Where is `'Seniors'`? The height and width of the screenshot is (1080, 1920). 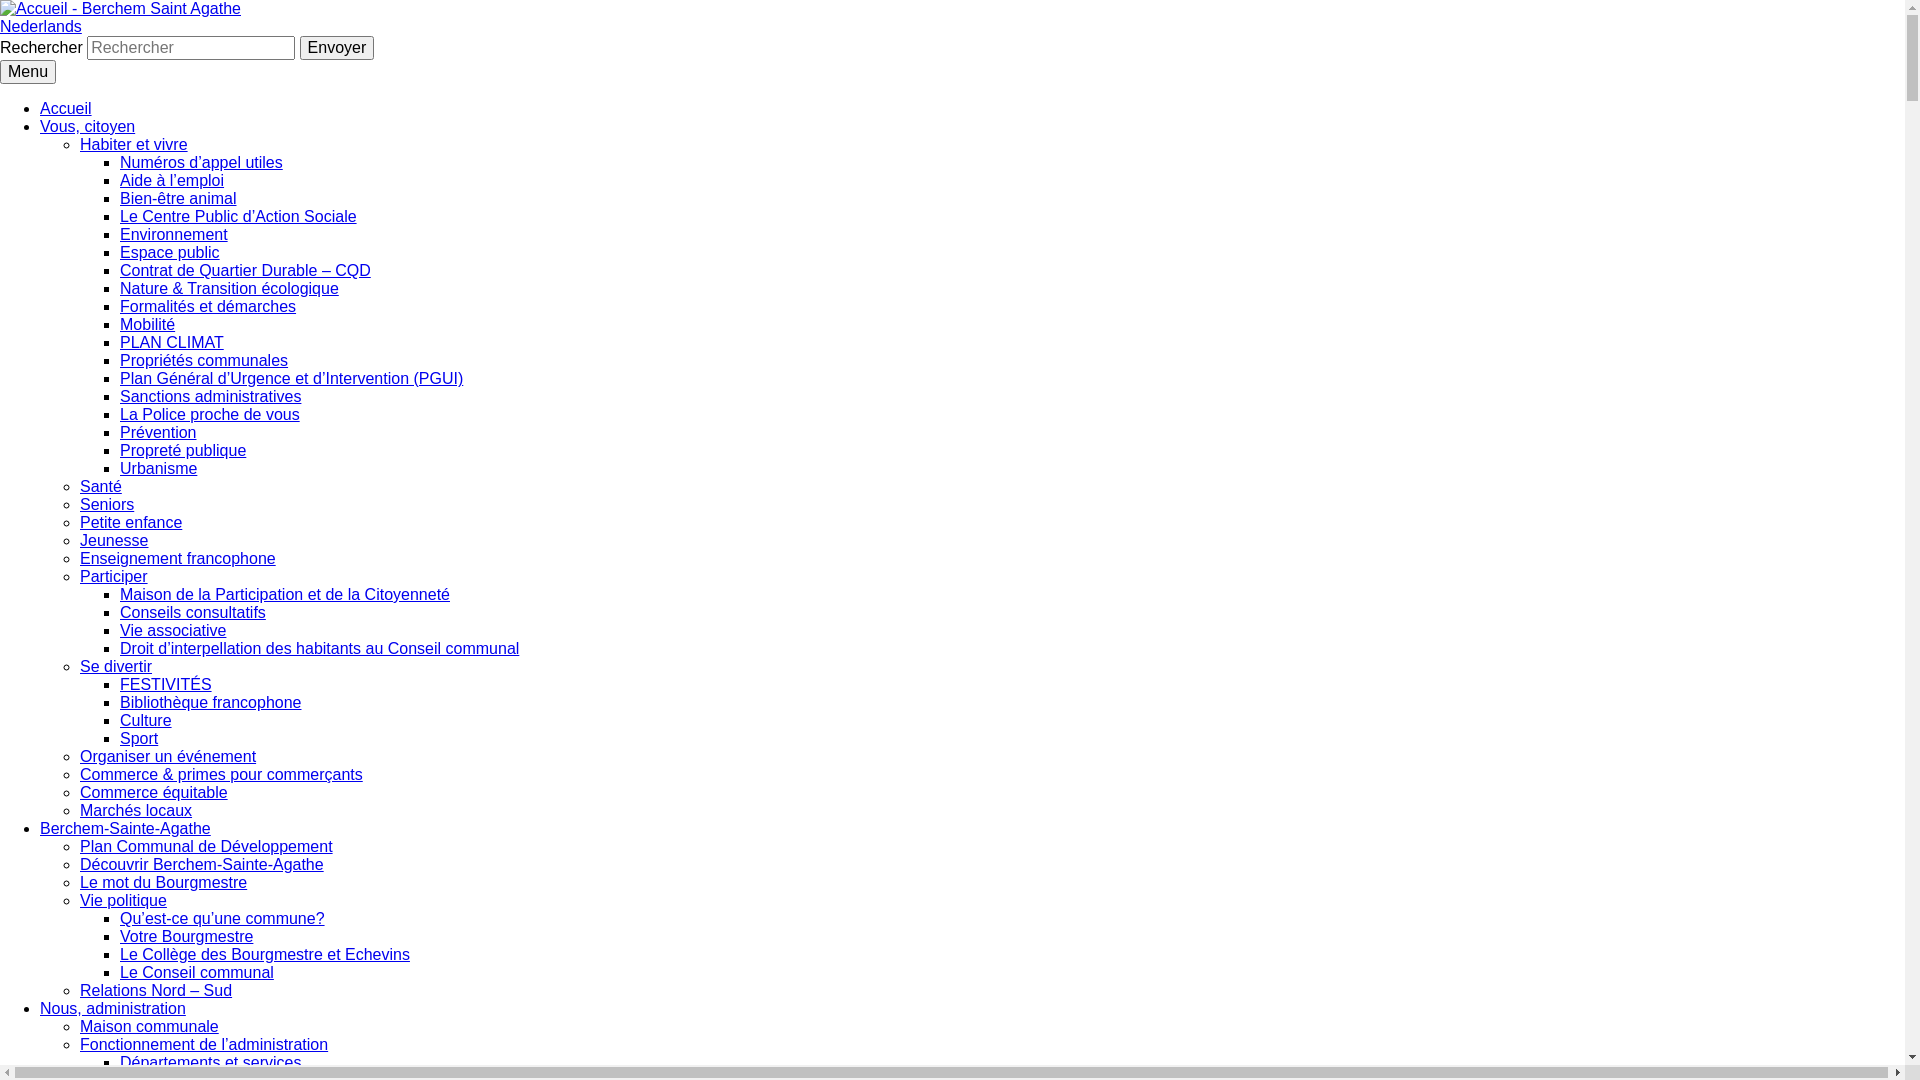 'Seniors' is located at coordinates (105, 503).